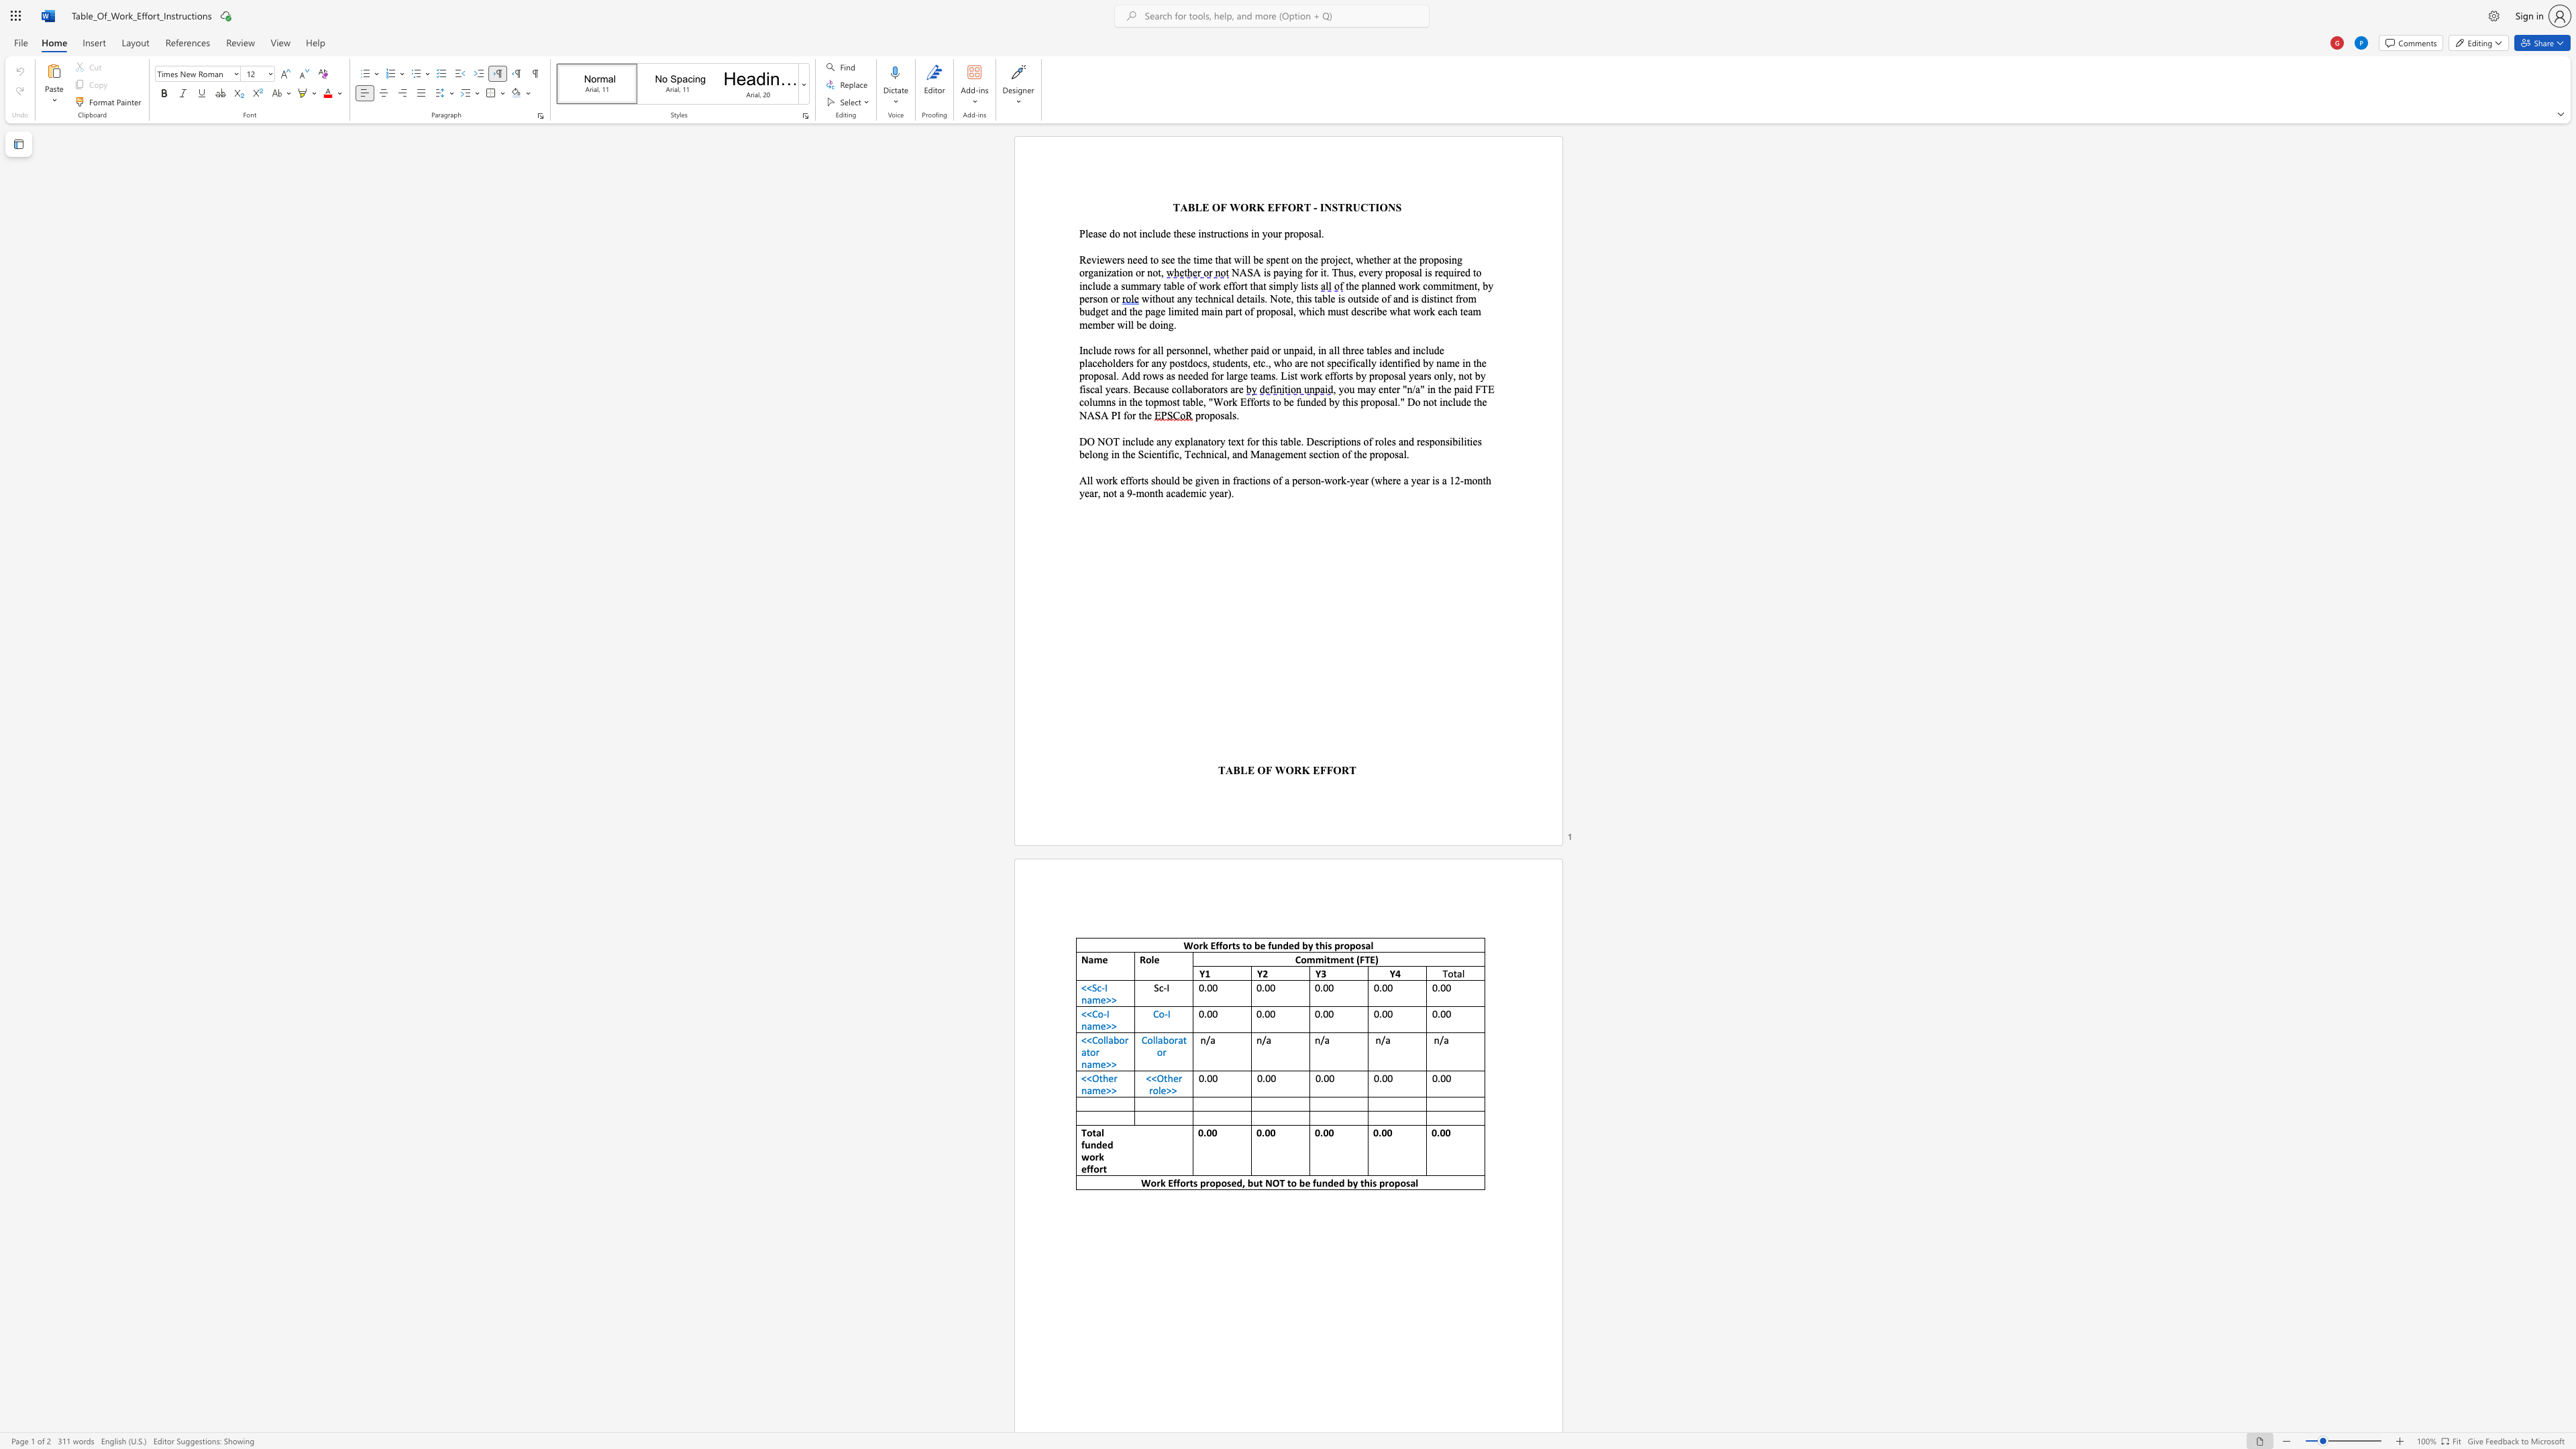  Describe the element at coordinates (1409, 362) in the screenshot. I see `the space between the continuous character "i" and "e" in the text` at that location.